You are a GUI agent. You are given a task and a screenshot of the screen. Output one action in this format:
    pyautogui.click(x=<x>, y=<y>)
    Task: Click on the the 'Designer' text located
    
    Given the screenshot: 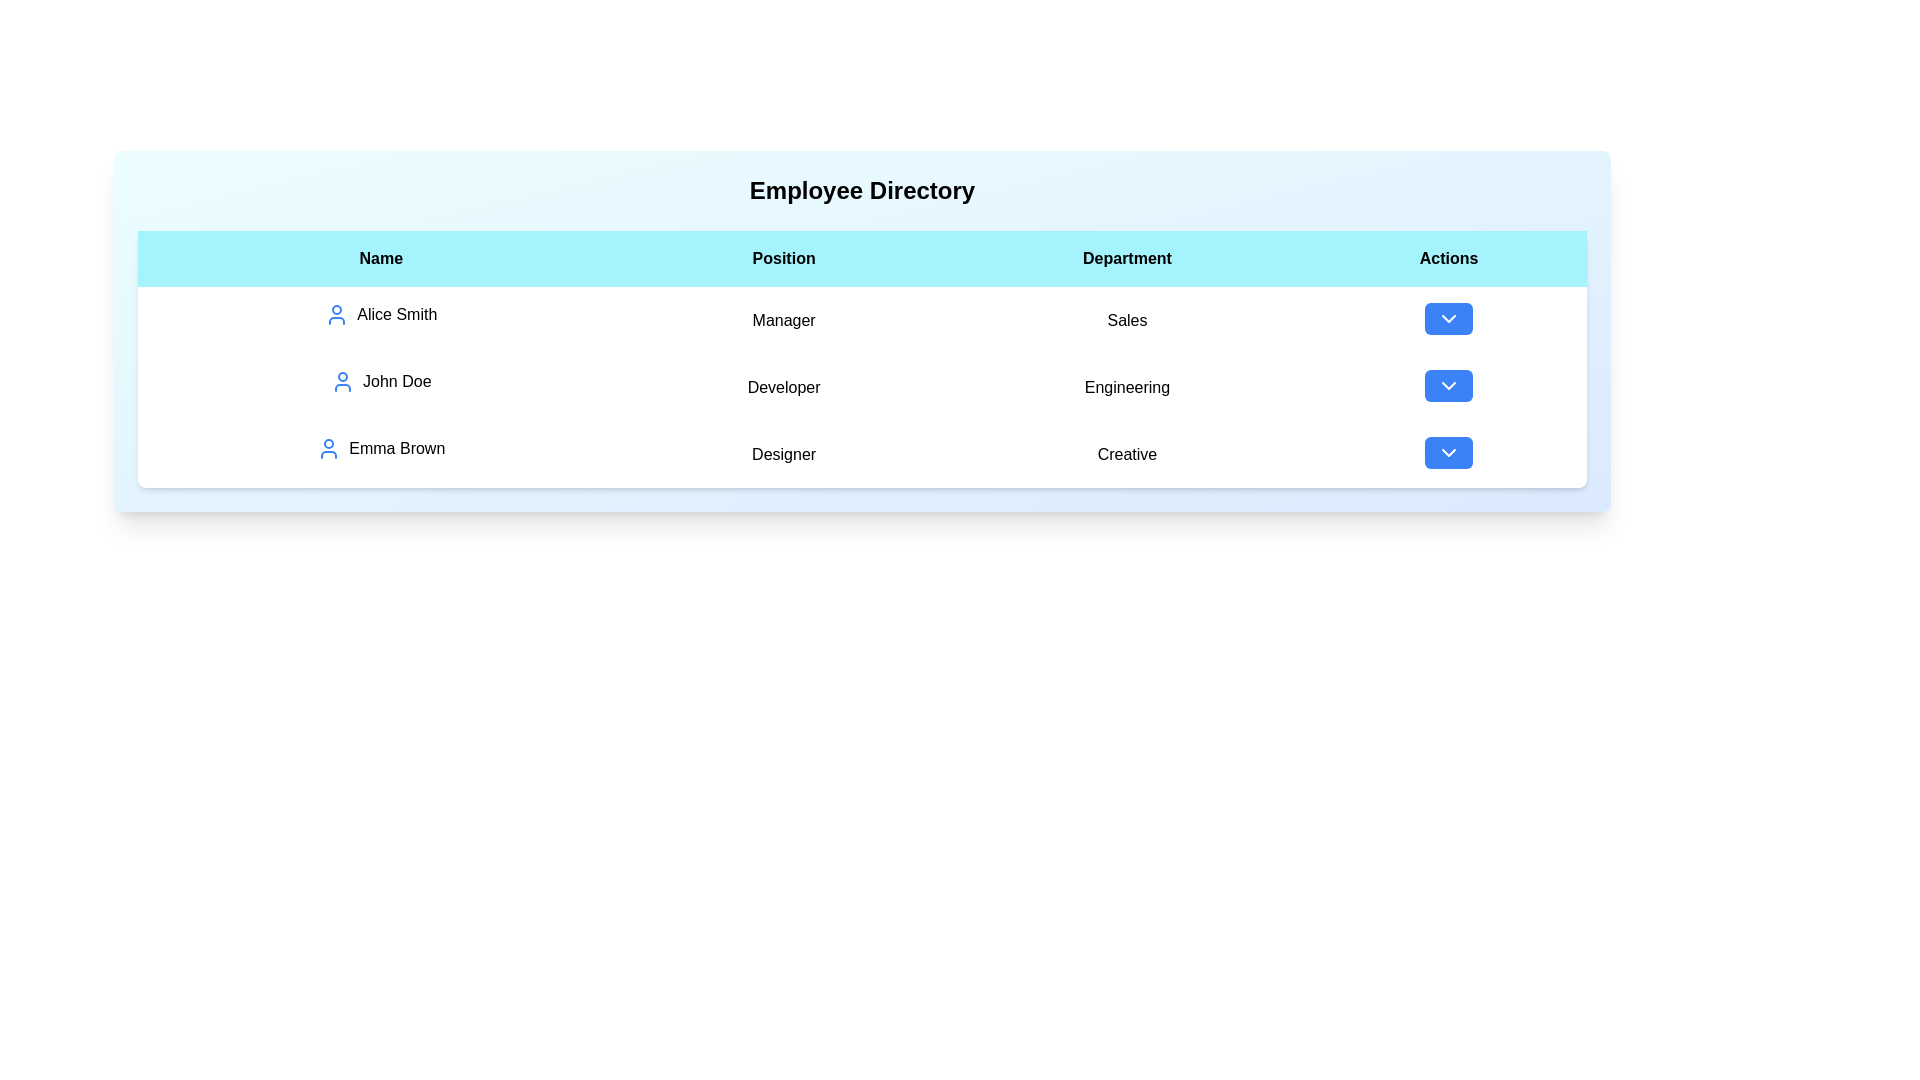 What is the action you would take?
    pyautogui.click(x=782, y=454)
    